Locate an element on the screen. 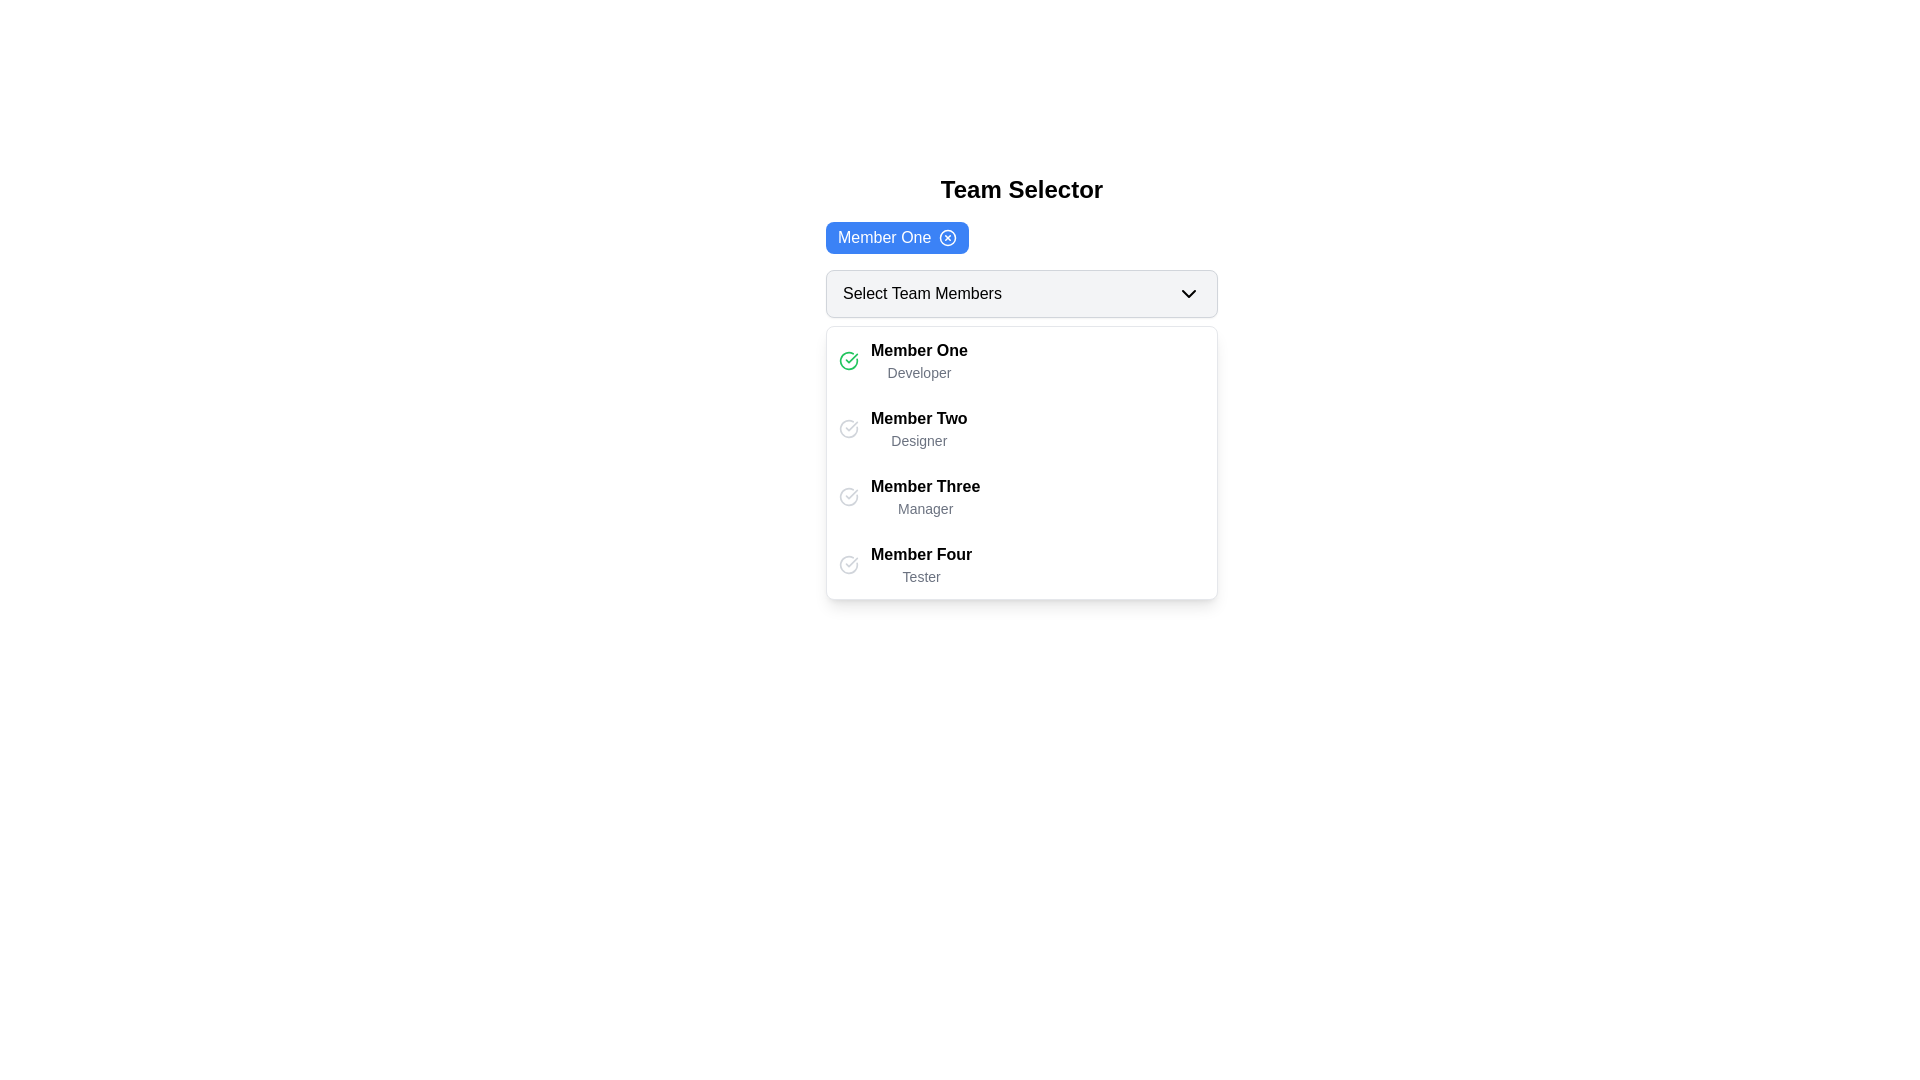 This screenshot has width=1920, height=1080. the Status indicator icon located at the leftmost end of the list item for 'Member Two', which visually indicates the status or selection state of the associated item is located at coordinates (849, 427).